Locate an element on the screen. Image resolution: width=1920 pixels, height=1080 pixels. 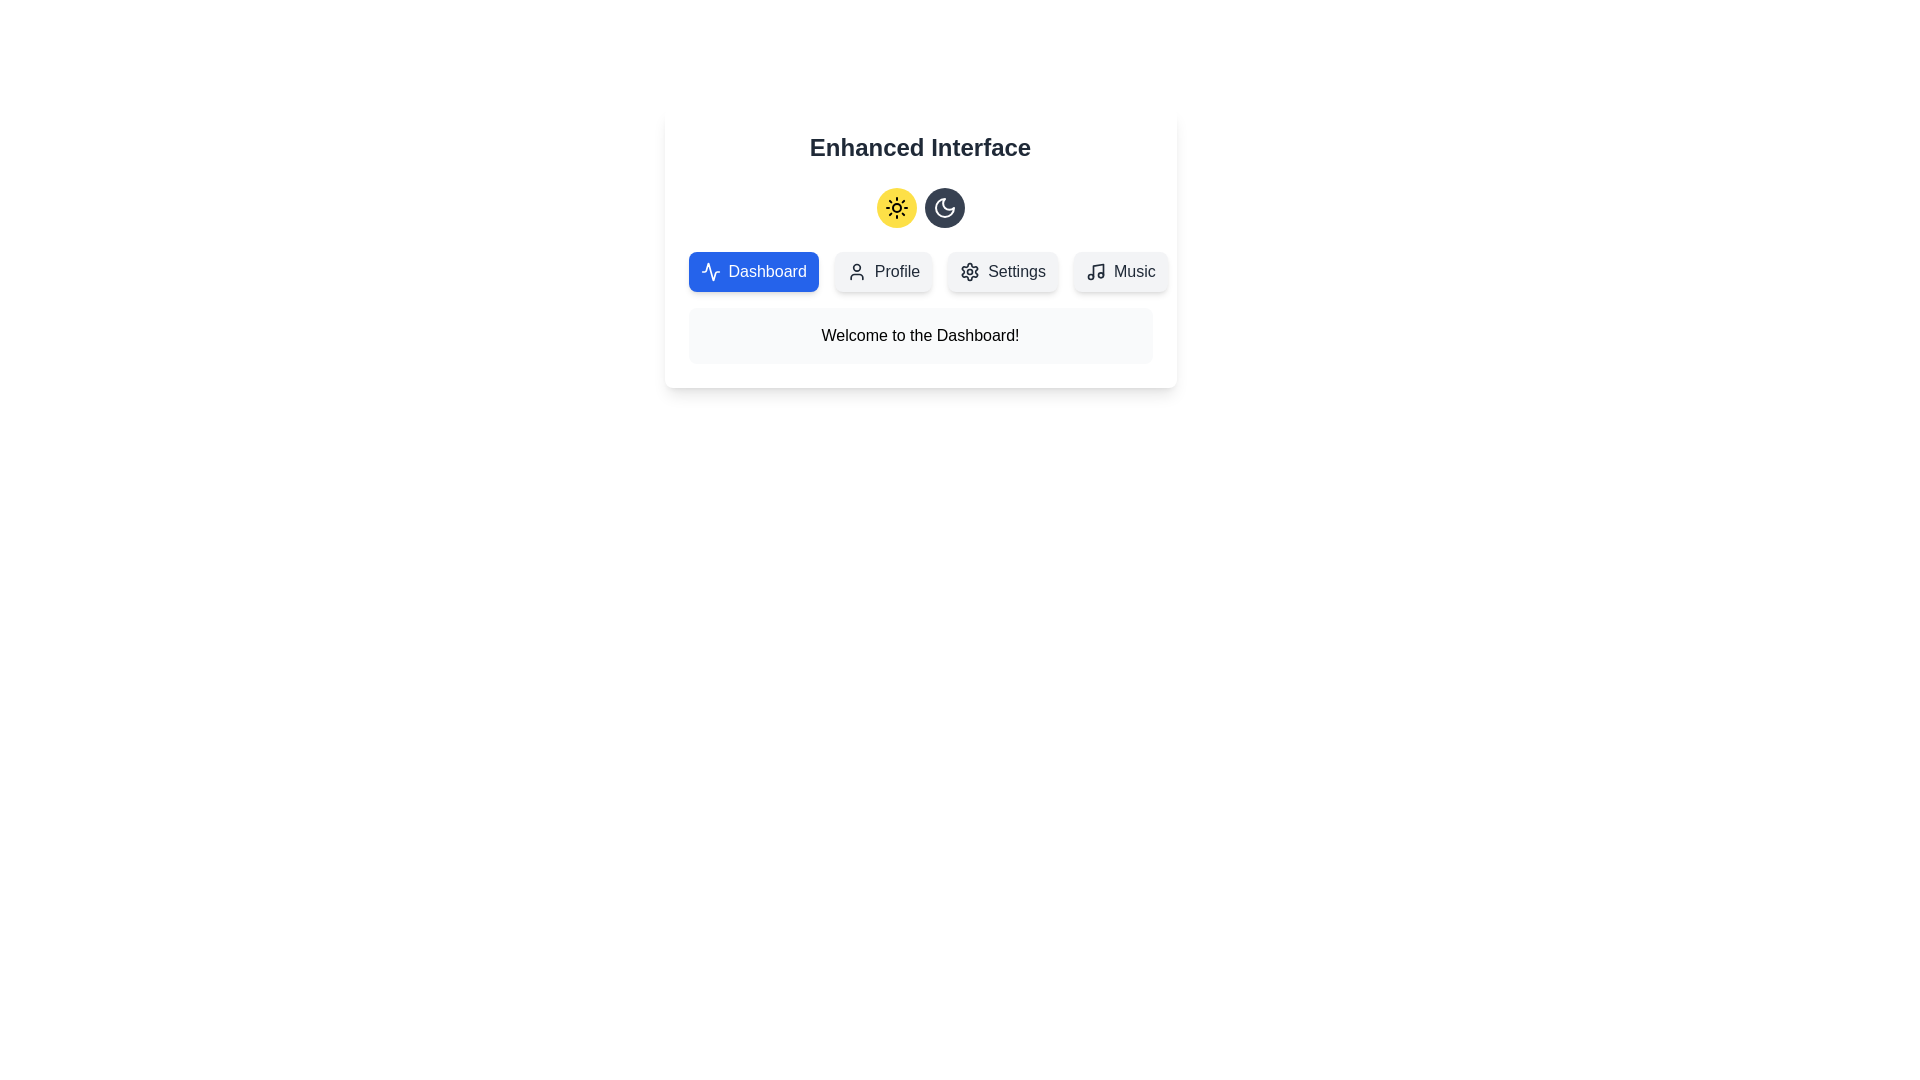
the circular button with a dark gray background and a white crescent moon icon to change its background appearance is located at coordinates (943, 208).